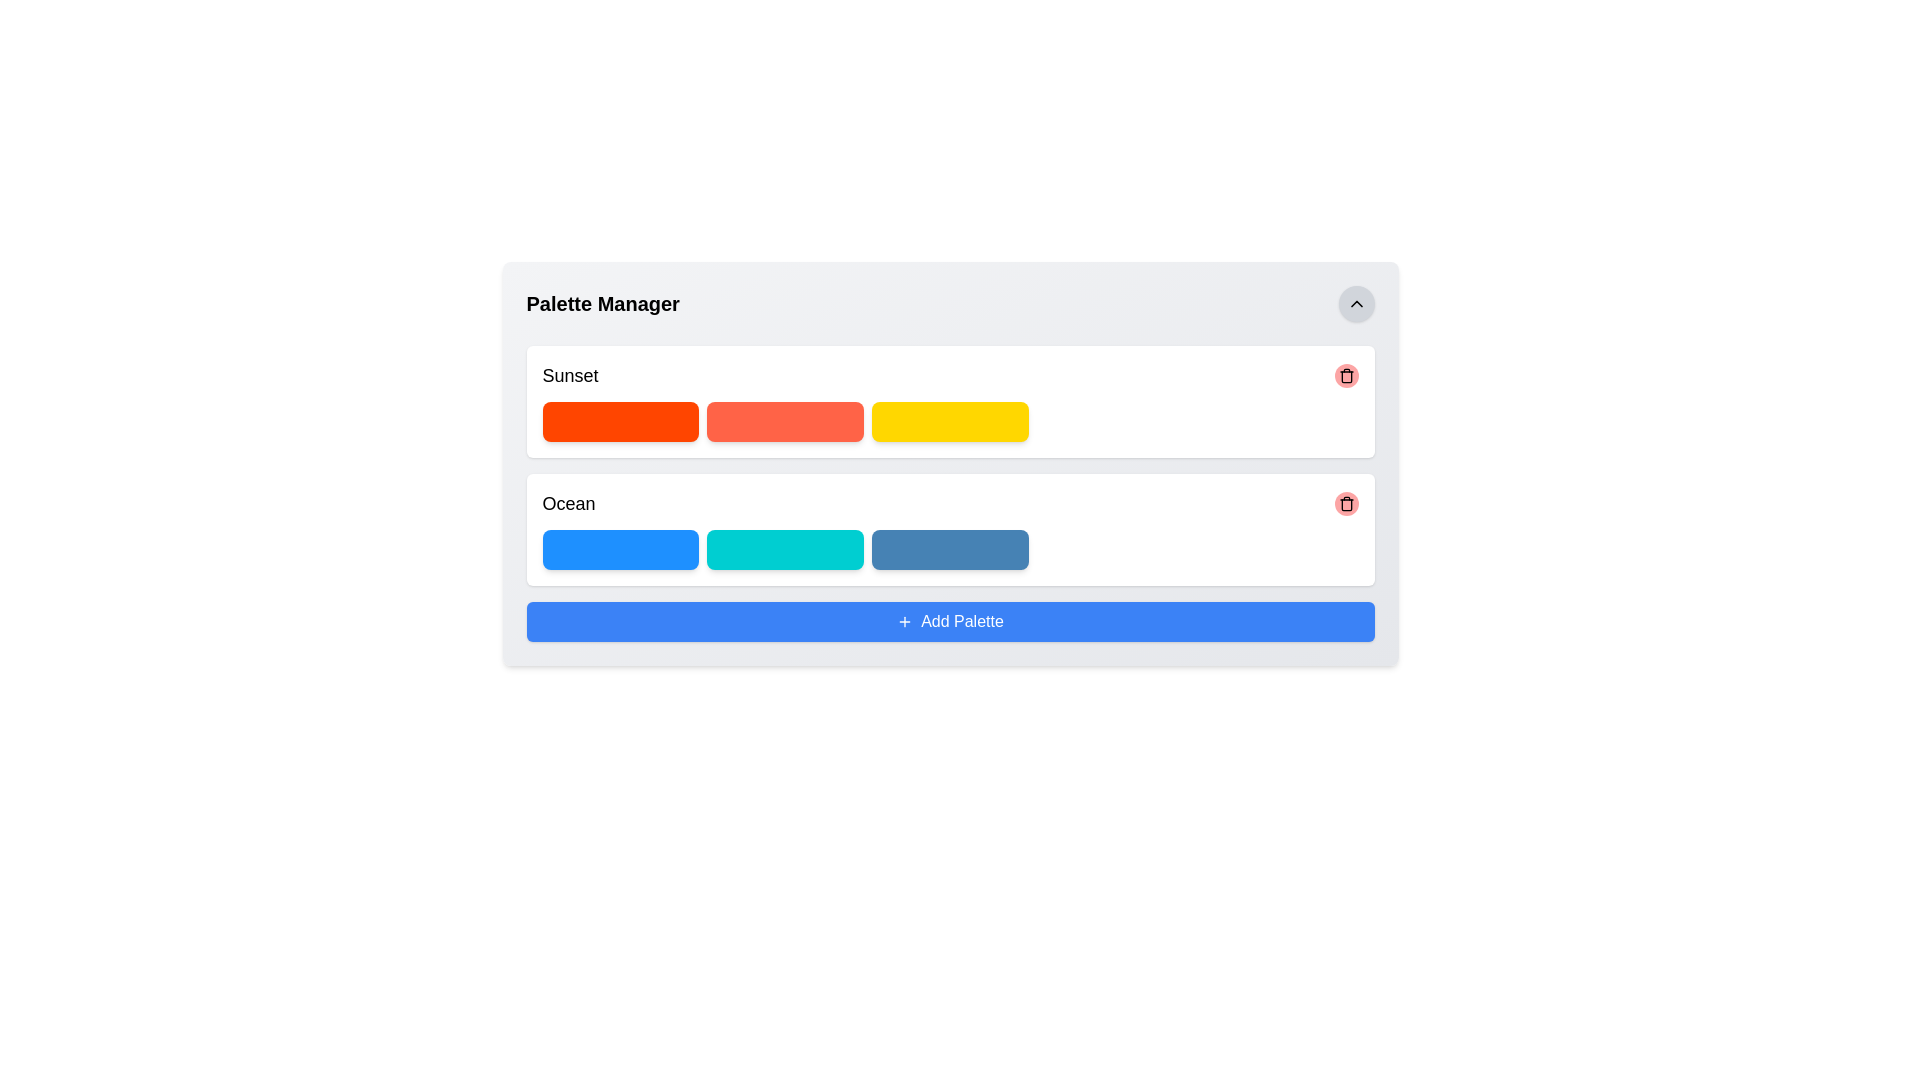 The width and height of the screenshot is (1920, 1080). Describe the element at coordinates (1346, 503) in the screenshot. I see `the delete button located in the upper right part of the 'Ocean' palette group to trigger hover effects` at that location.